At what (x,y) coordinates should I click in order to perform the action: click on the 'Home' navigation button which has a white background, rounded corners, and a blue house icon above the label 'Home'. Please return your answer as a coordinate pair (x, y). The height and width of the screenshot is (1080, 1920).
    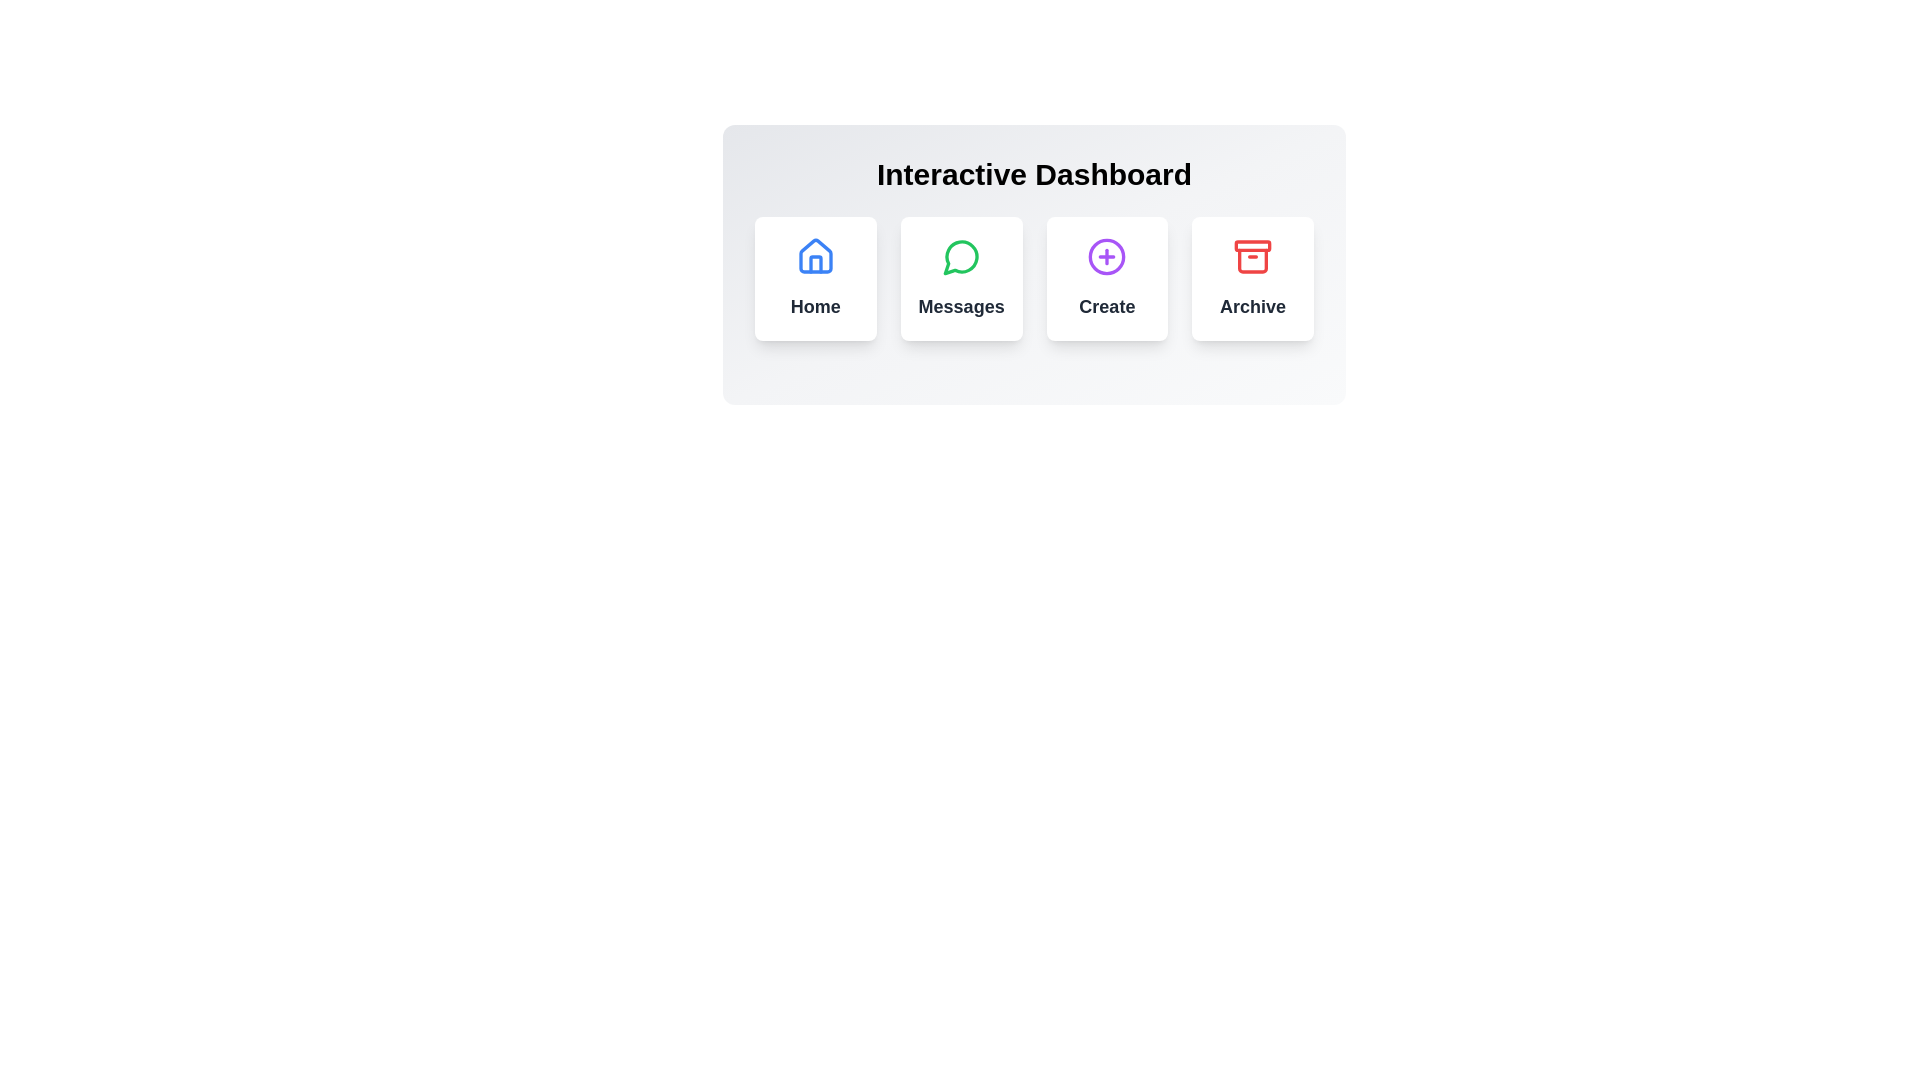
    Looking at the image, I should click on (815, 278).